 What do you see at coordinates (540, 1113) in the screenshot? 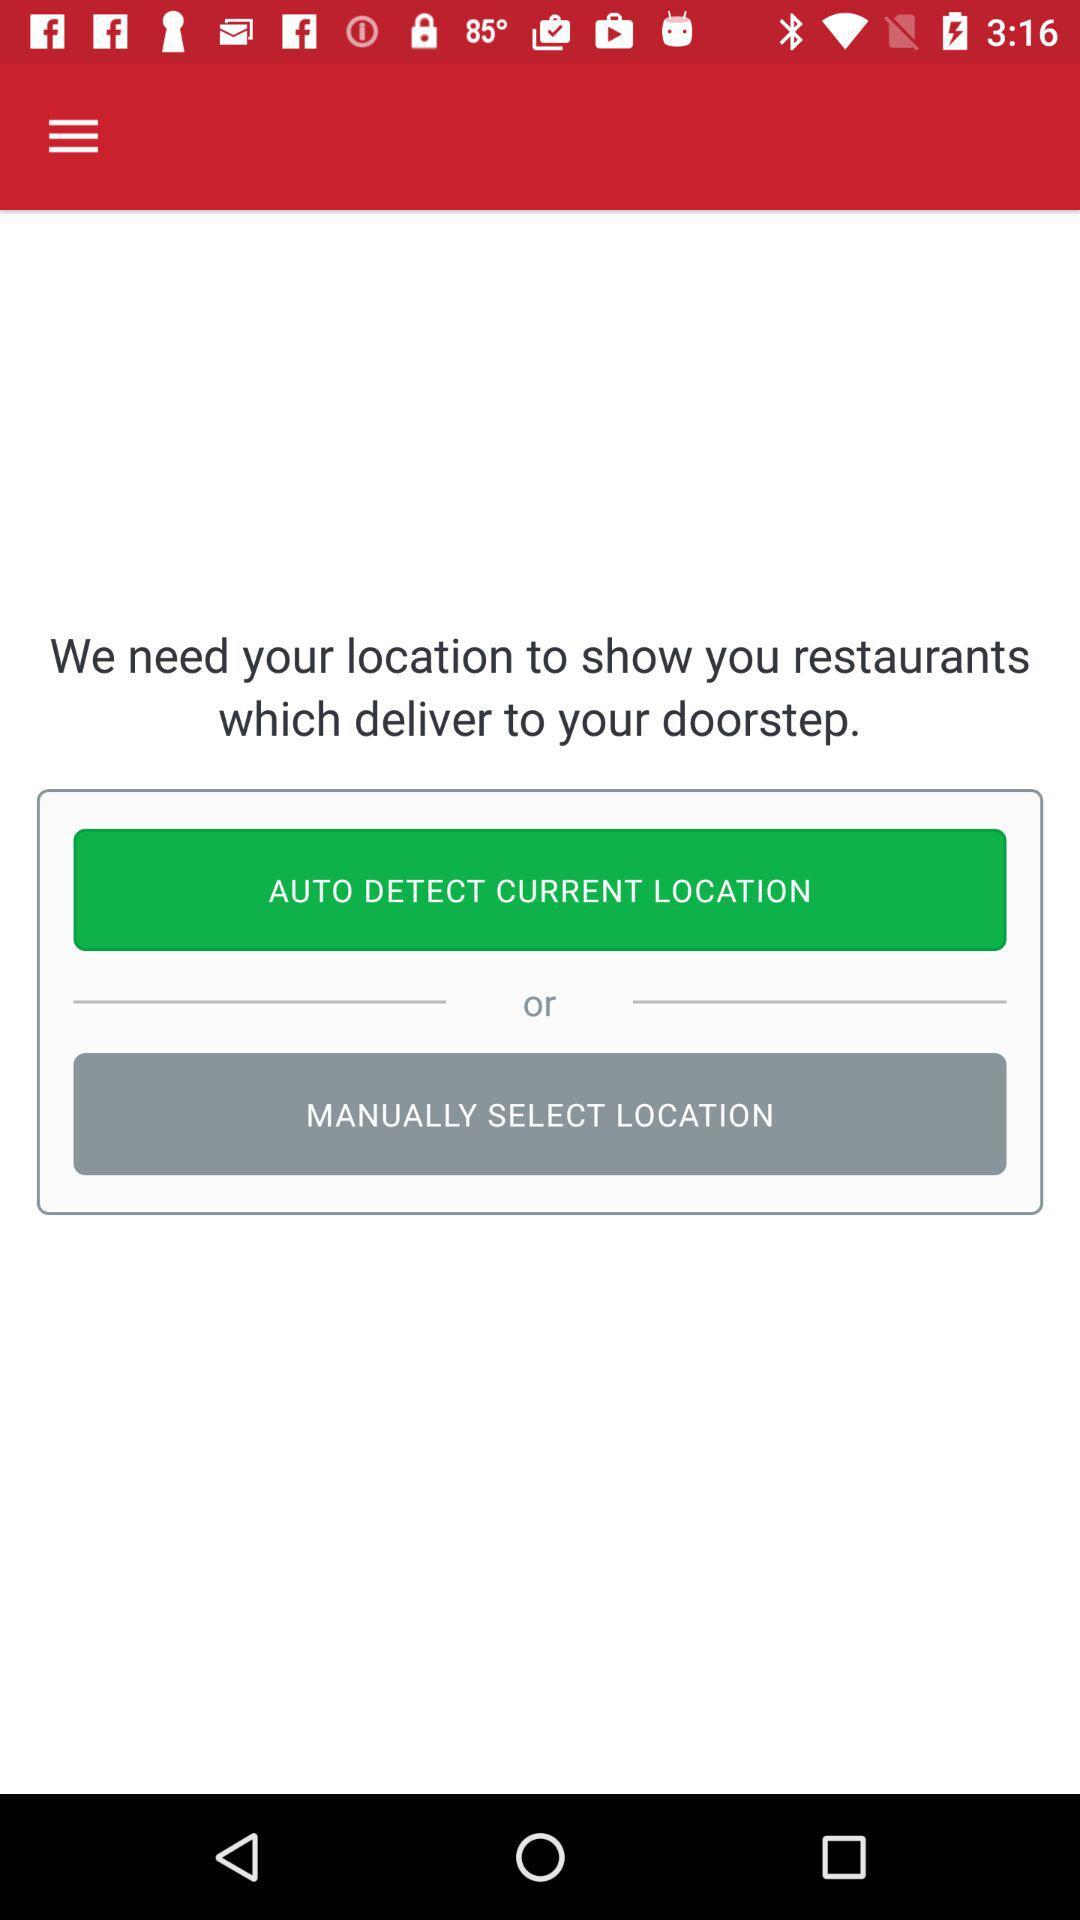
I see `the manually select location icon` at bounding box center [540, 1113].